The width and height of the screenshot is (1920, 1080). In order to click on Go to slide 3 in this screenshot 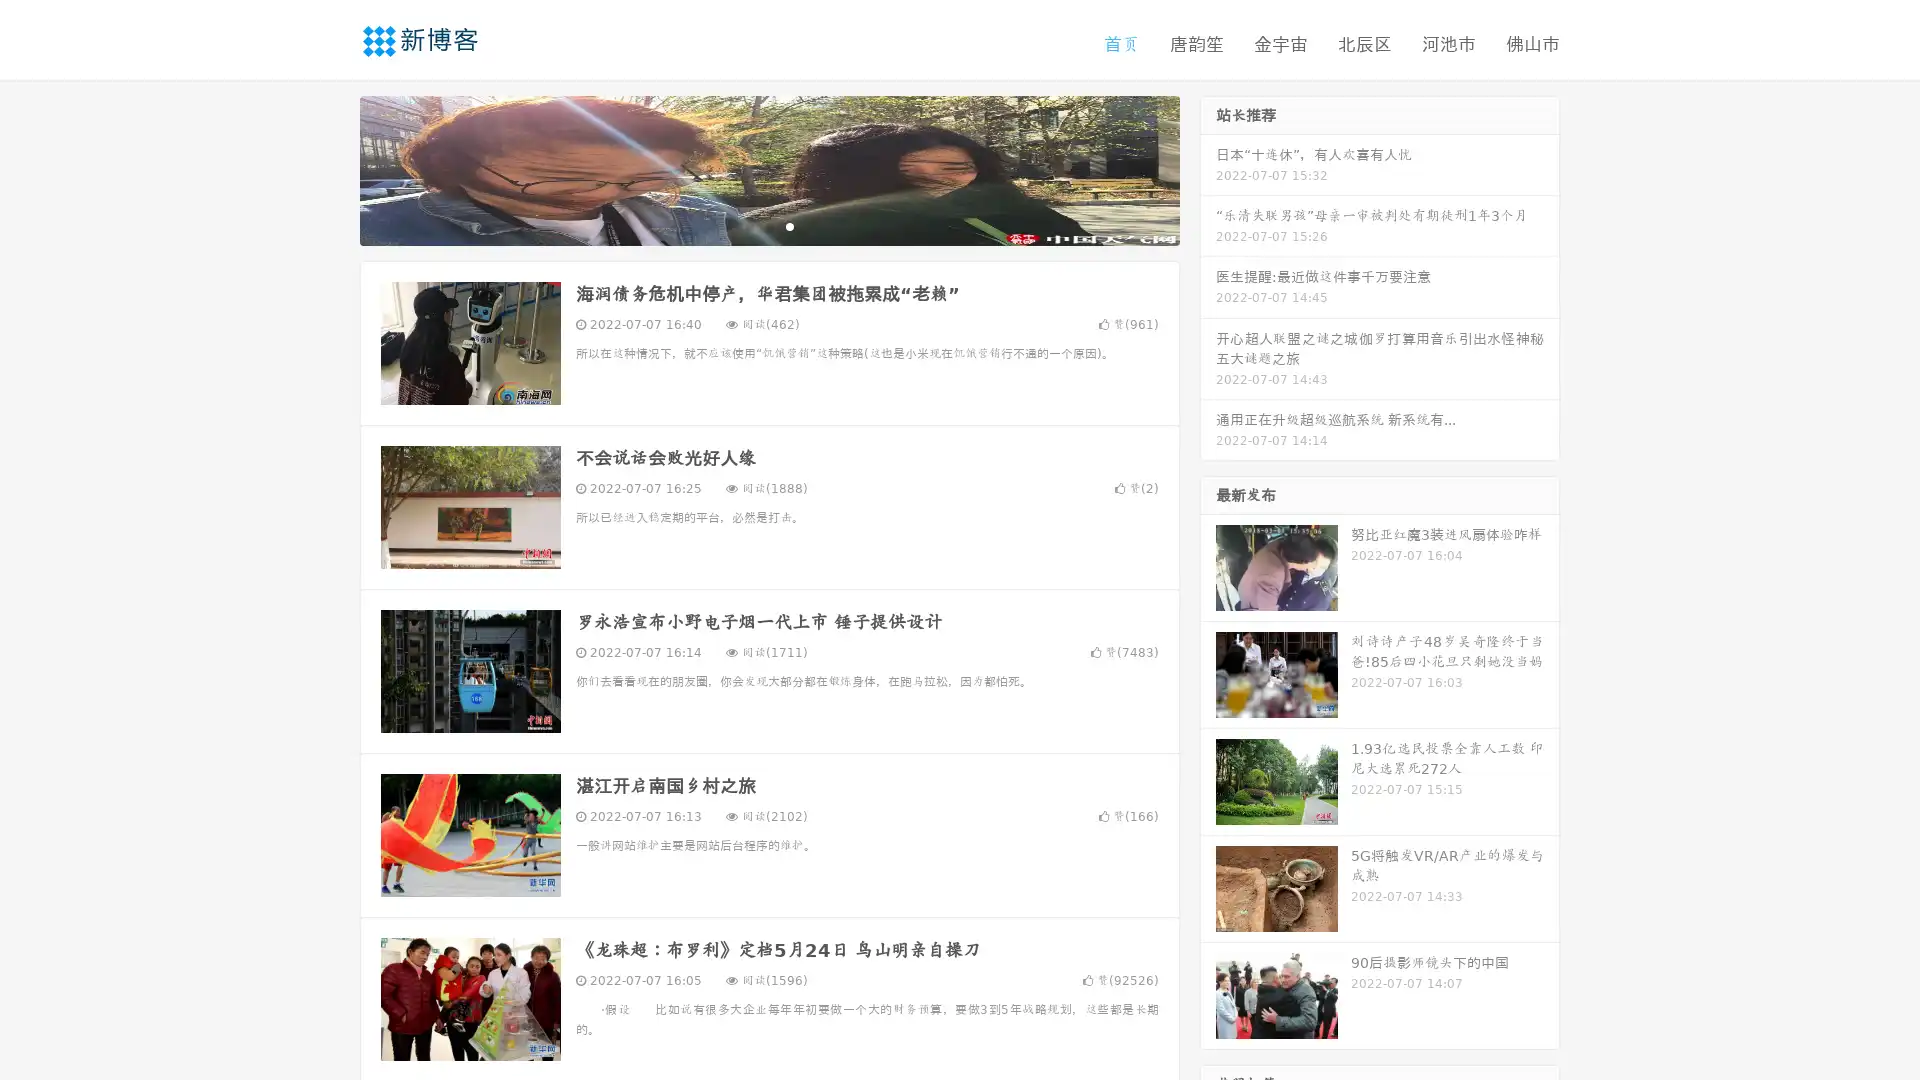, I will do `click(789, 225)`.